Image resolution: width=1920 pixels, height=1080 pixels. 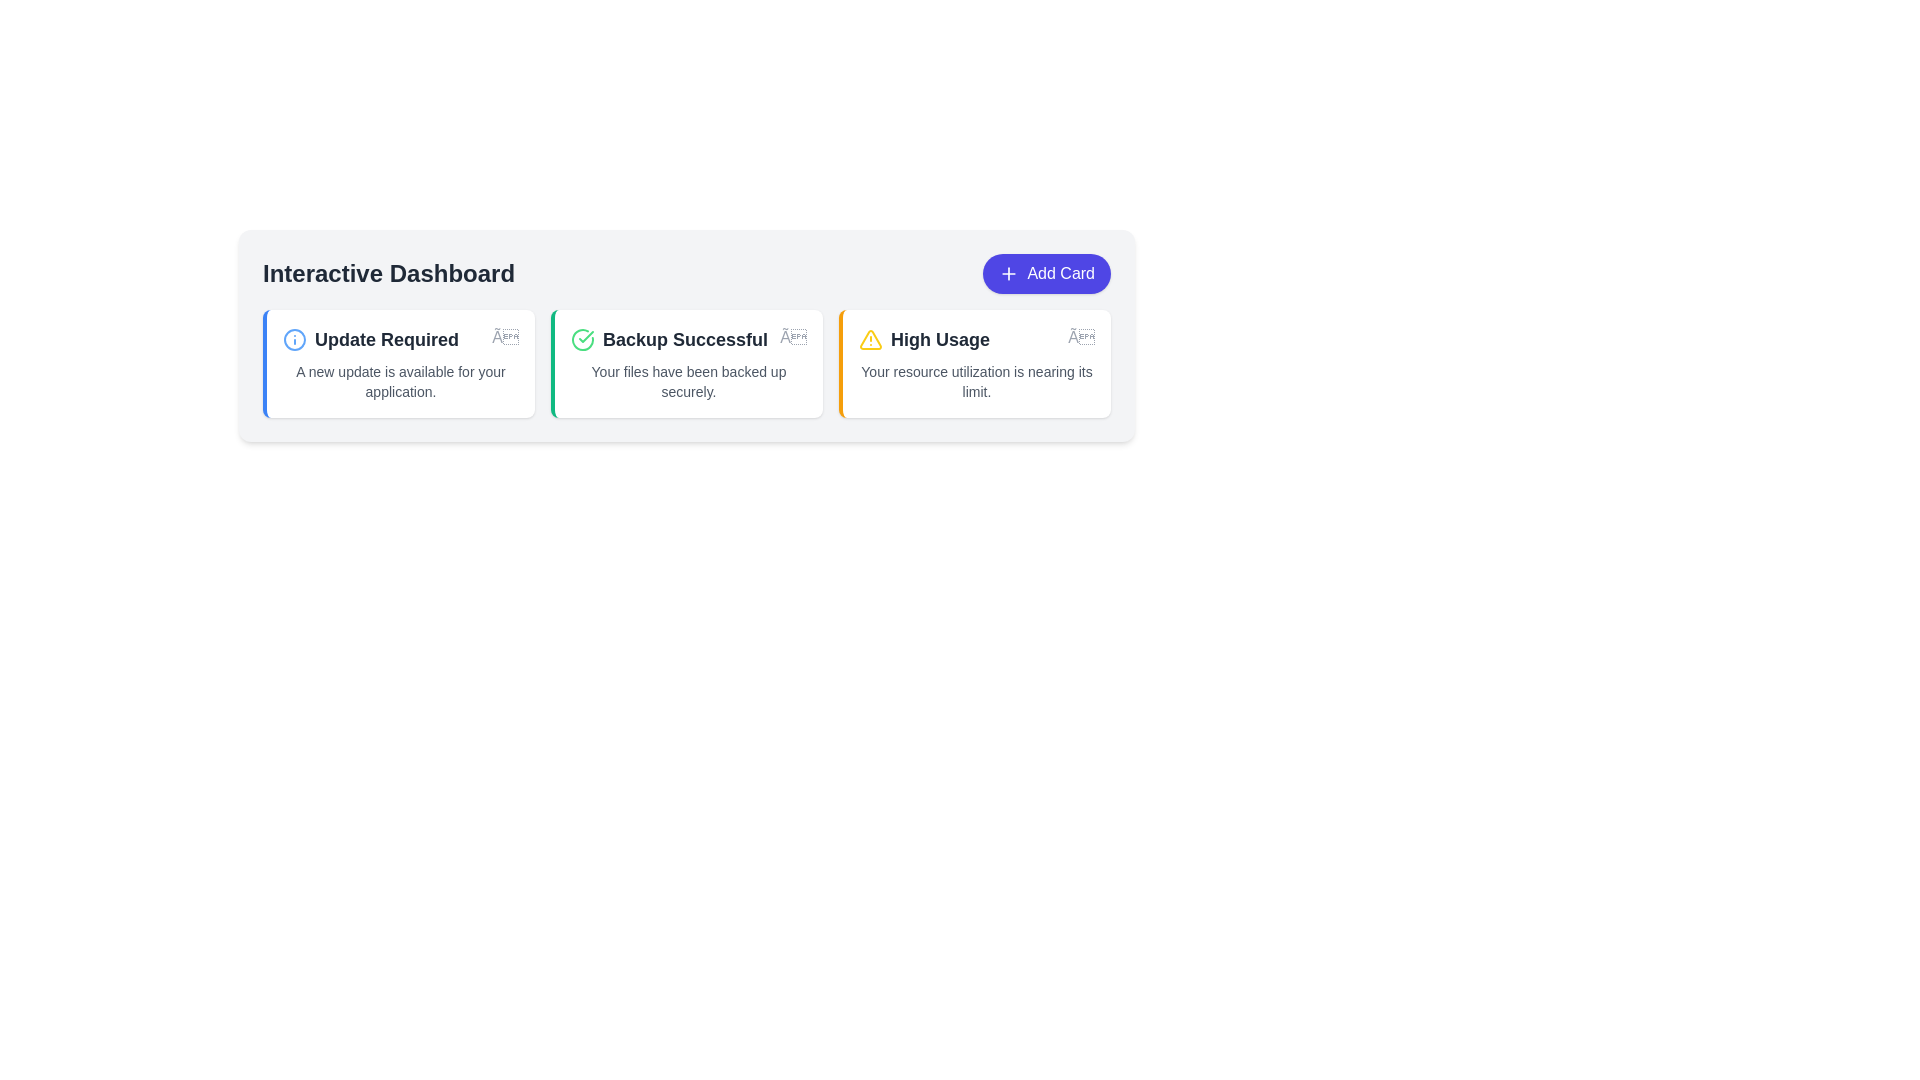 What do you see at coordinates (400, 381) in the screenshot?
I see `the static text label that reads 'A new update is available for your application.' which is styled with a small font size and gray color, located below the title 'Update Required' in the first card of the 'Interactive Dashboard' group` at bounding box center [400, 381].